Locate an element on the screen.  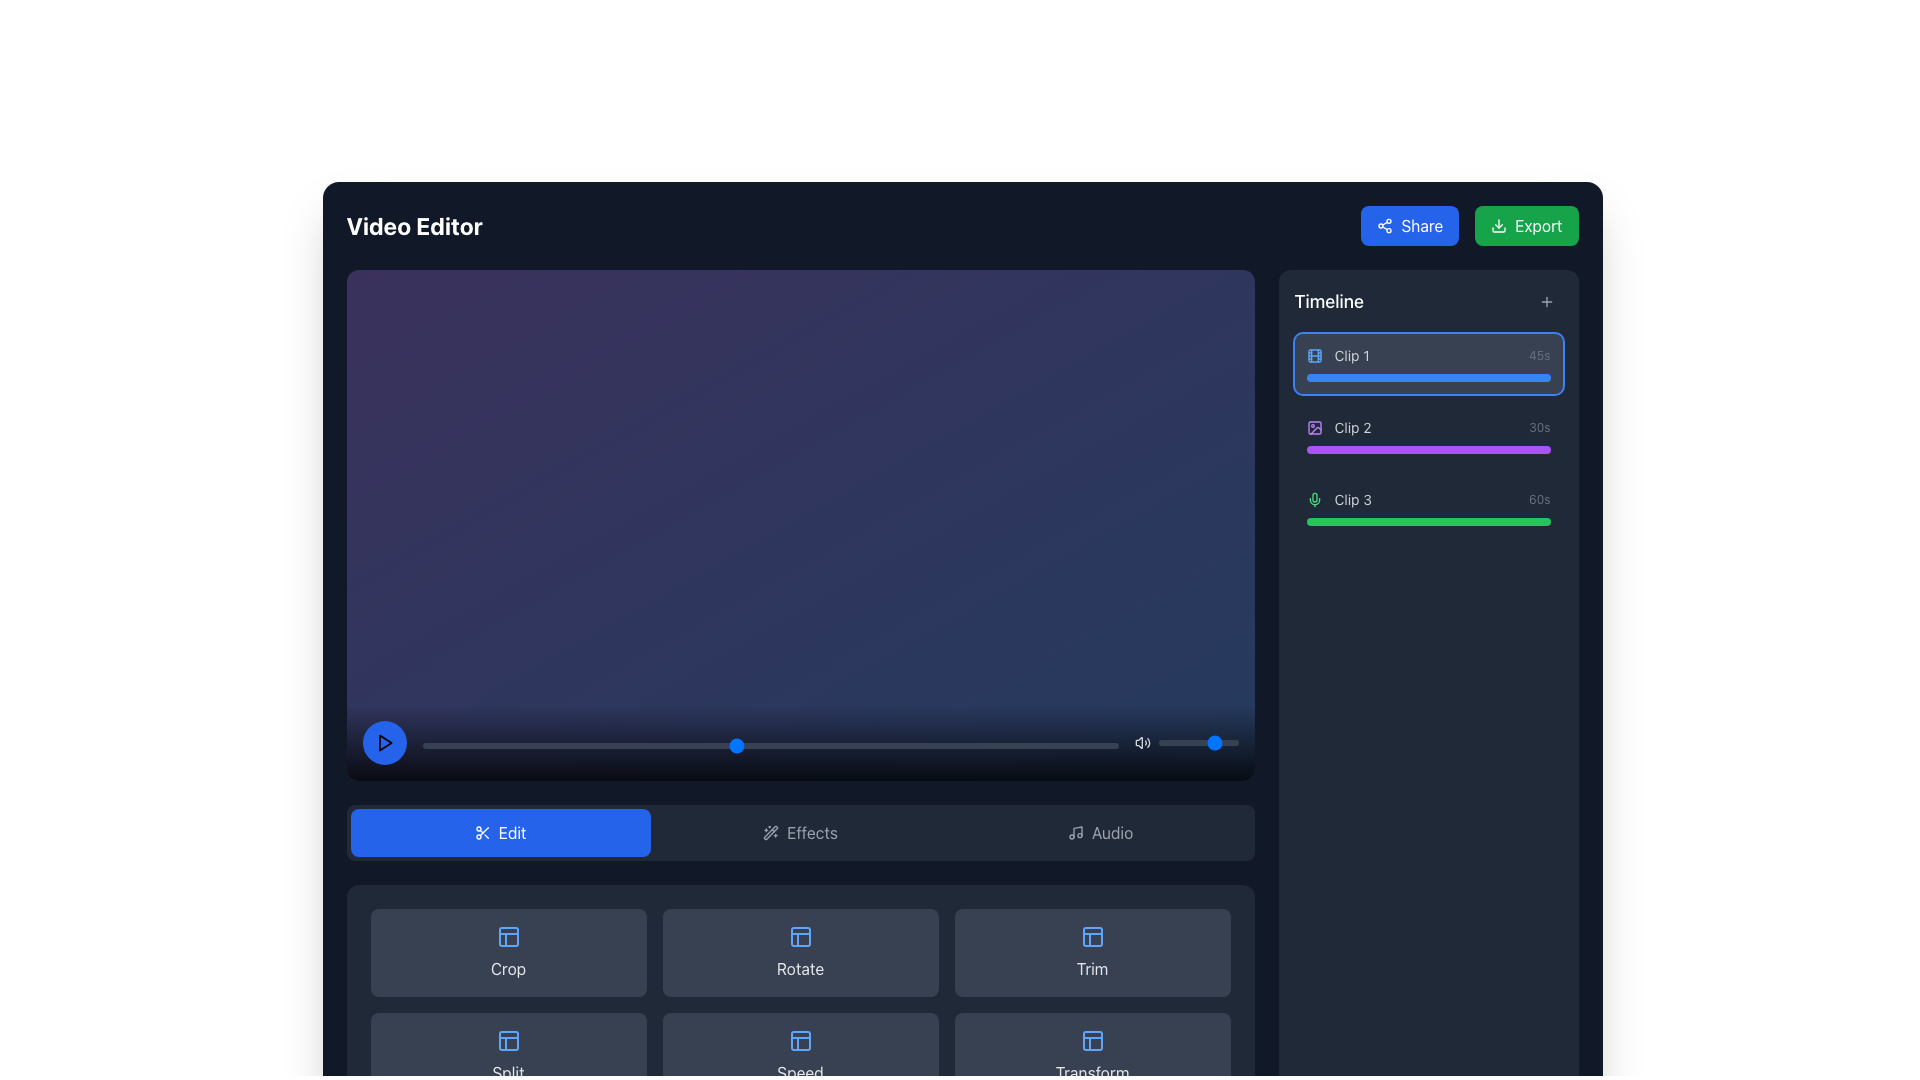
the slider value is located at coordinates (1178, 742).